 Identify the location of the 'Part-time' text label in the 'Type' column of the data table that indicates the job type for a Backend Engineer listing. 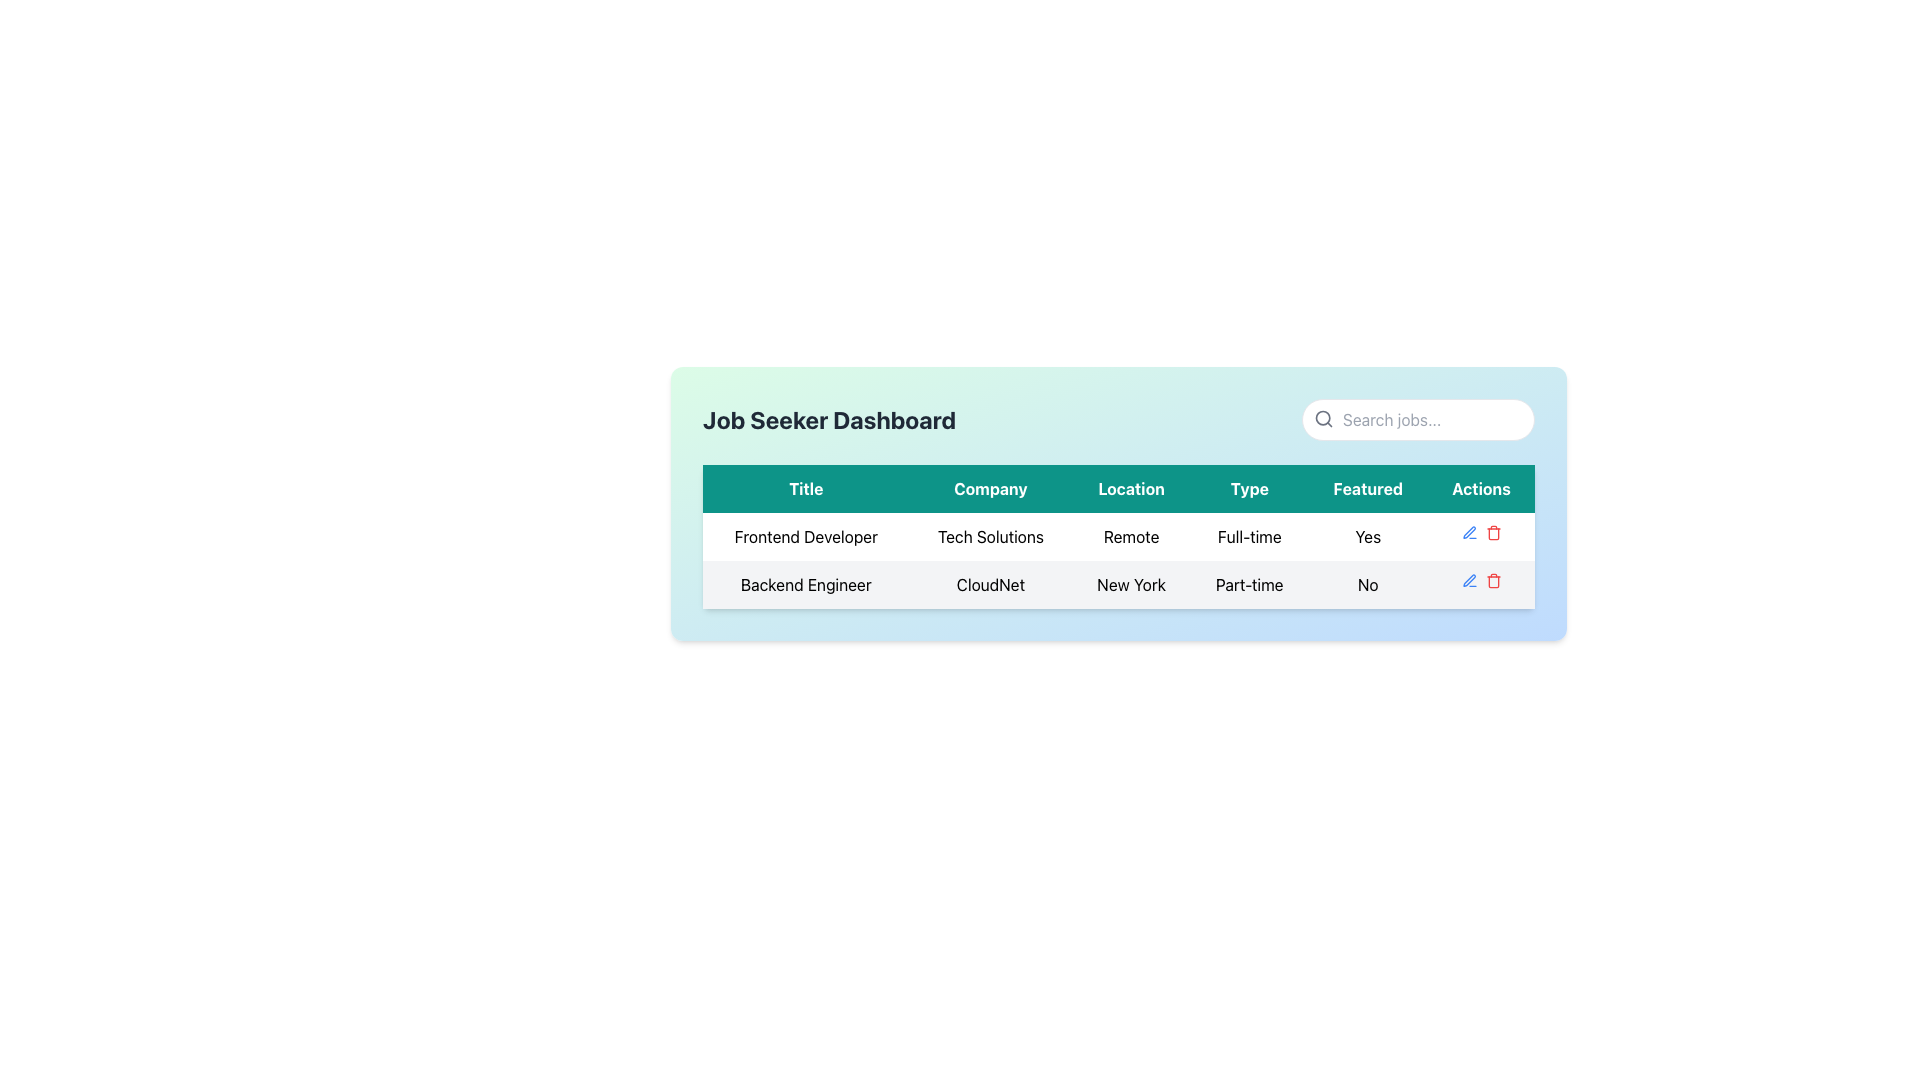
(1248, 585).